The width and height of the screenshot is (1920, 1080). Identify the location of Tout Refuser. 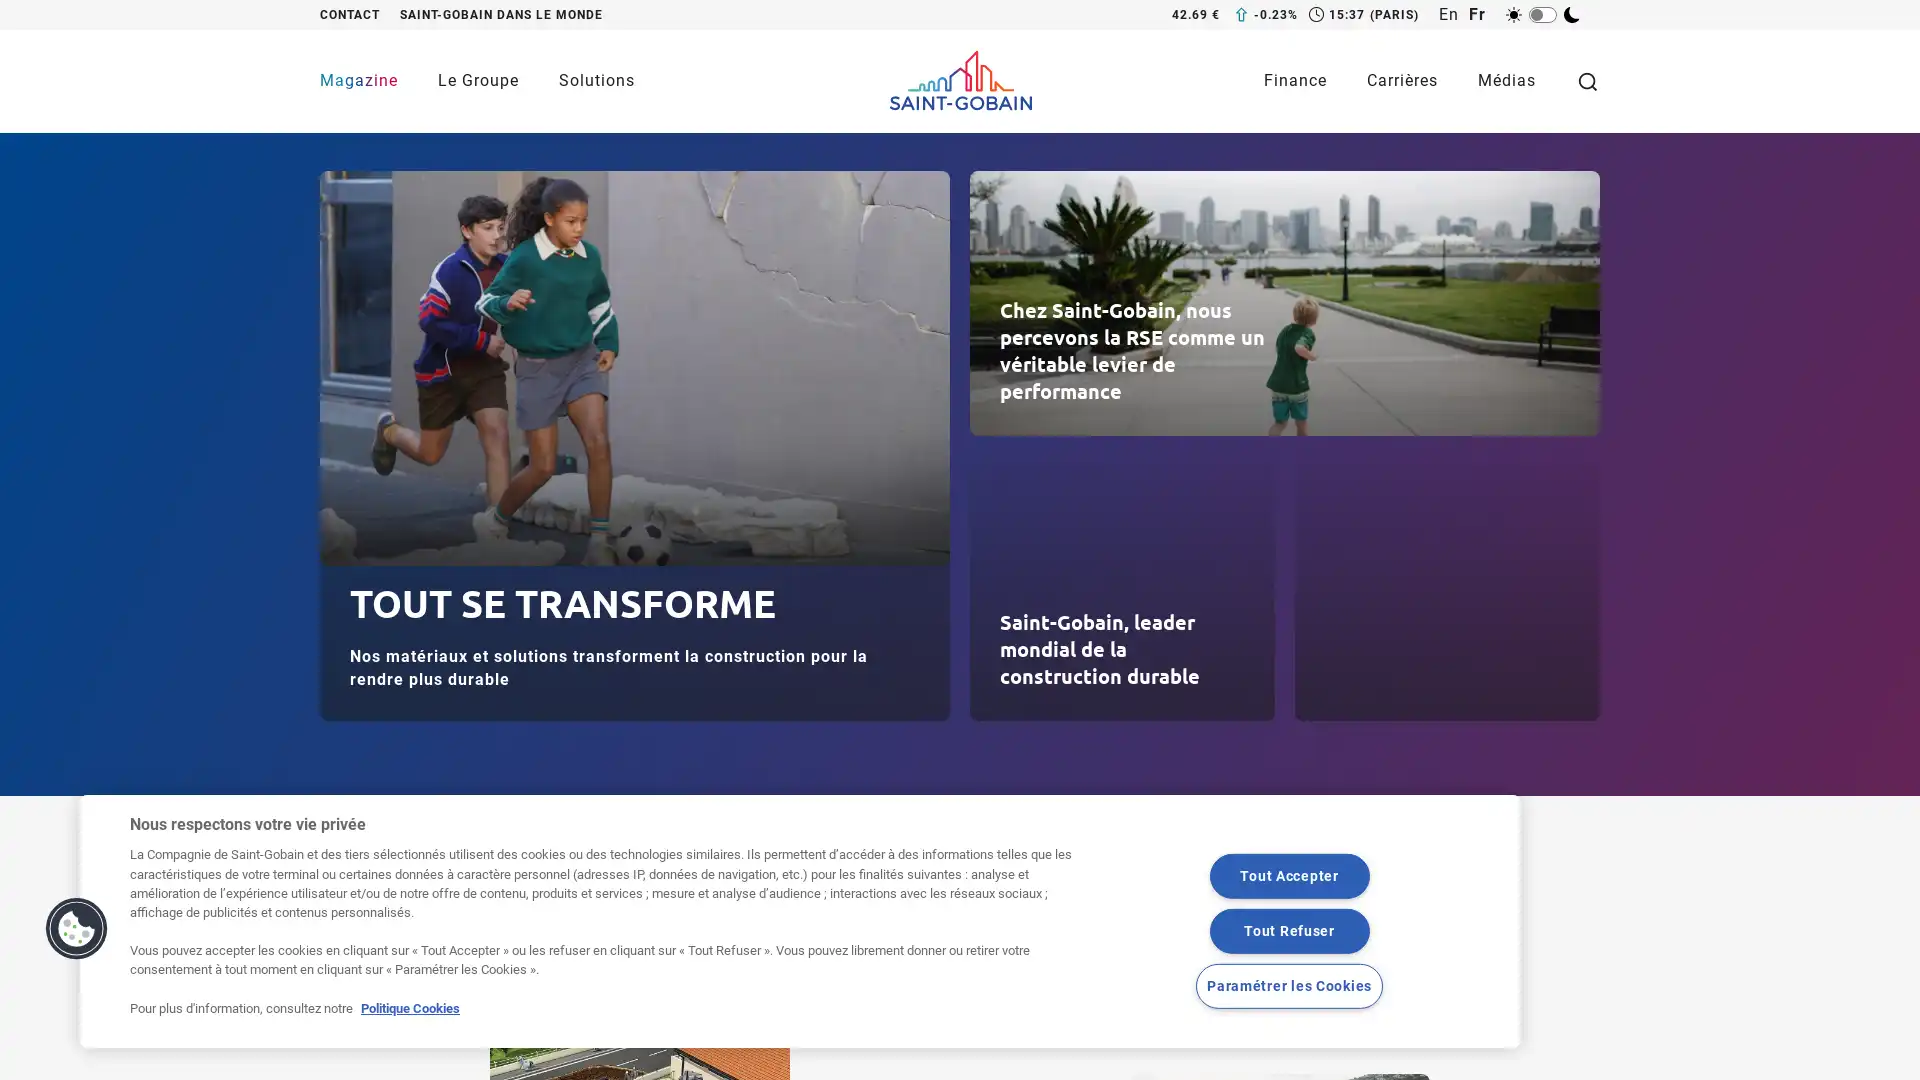
(1289, 930).